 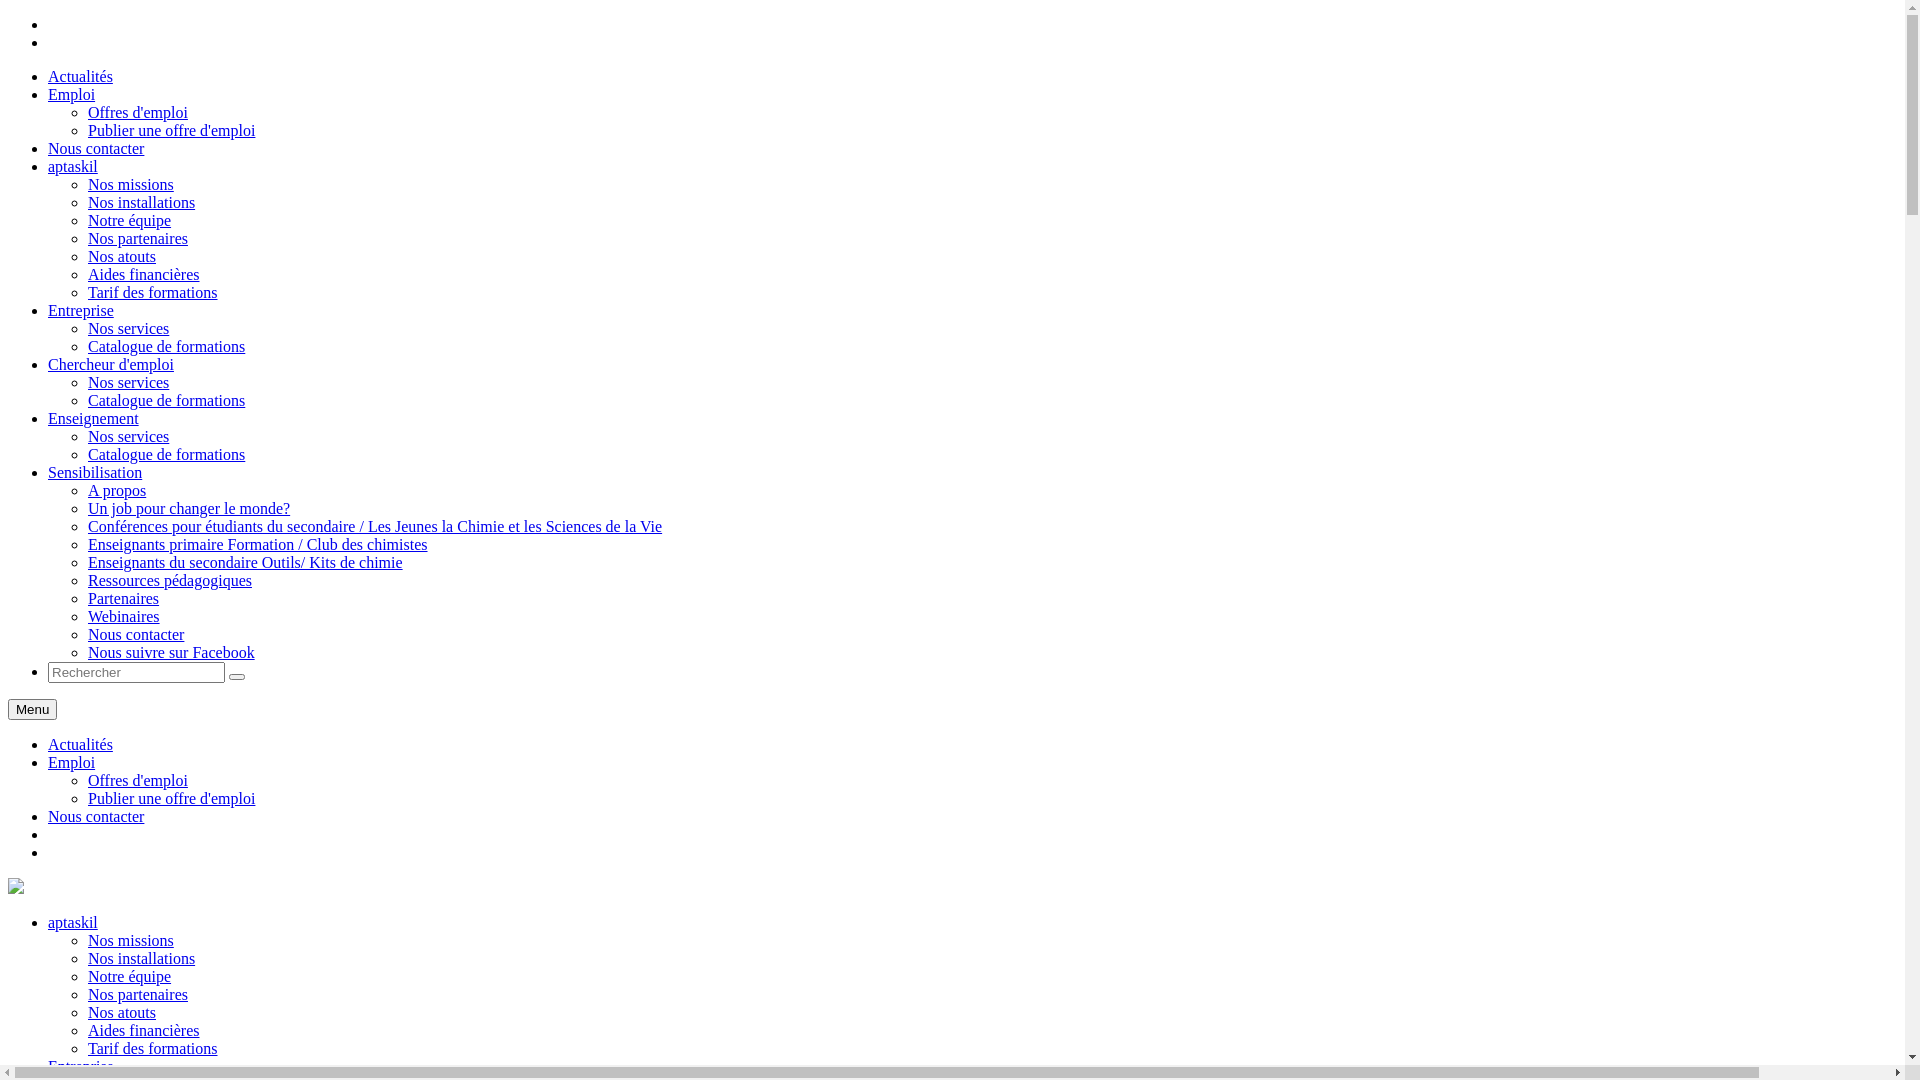 What do you see at coordinates (188, 507) in the screenshot?
I see `'Un job pour changer le monde?'` at bounding box center [188, 507].